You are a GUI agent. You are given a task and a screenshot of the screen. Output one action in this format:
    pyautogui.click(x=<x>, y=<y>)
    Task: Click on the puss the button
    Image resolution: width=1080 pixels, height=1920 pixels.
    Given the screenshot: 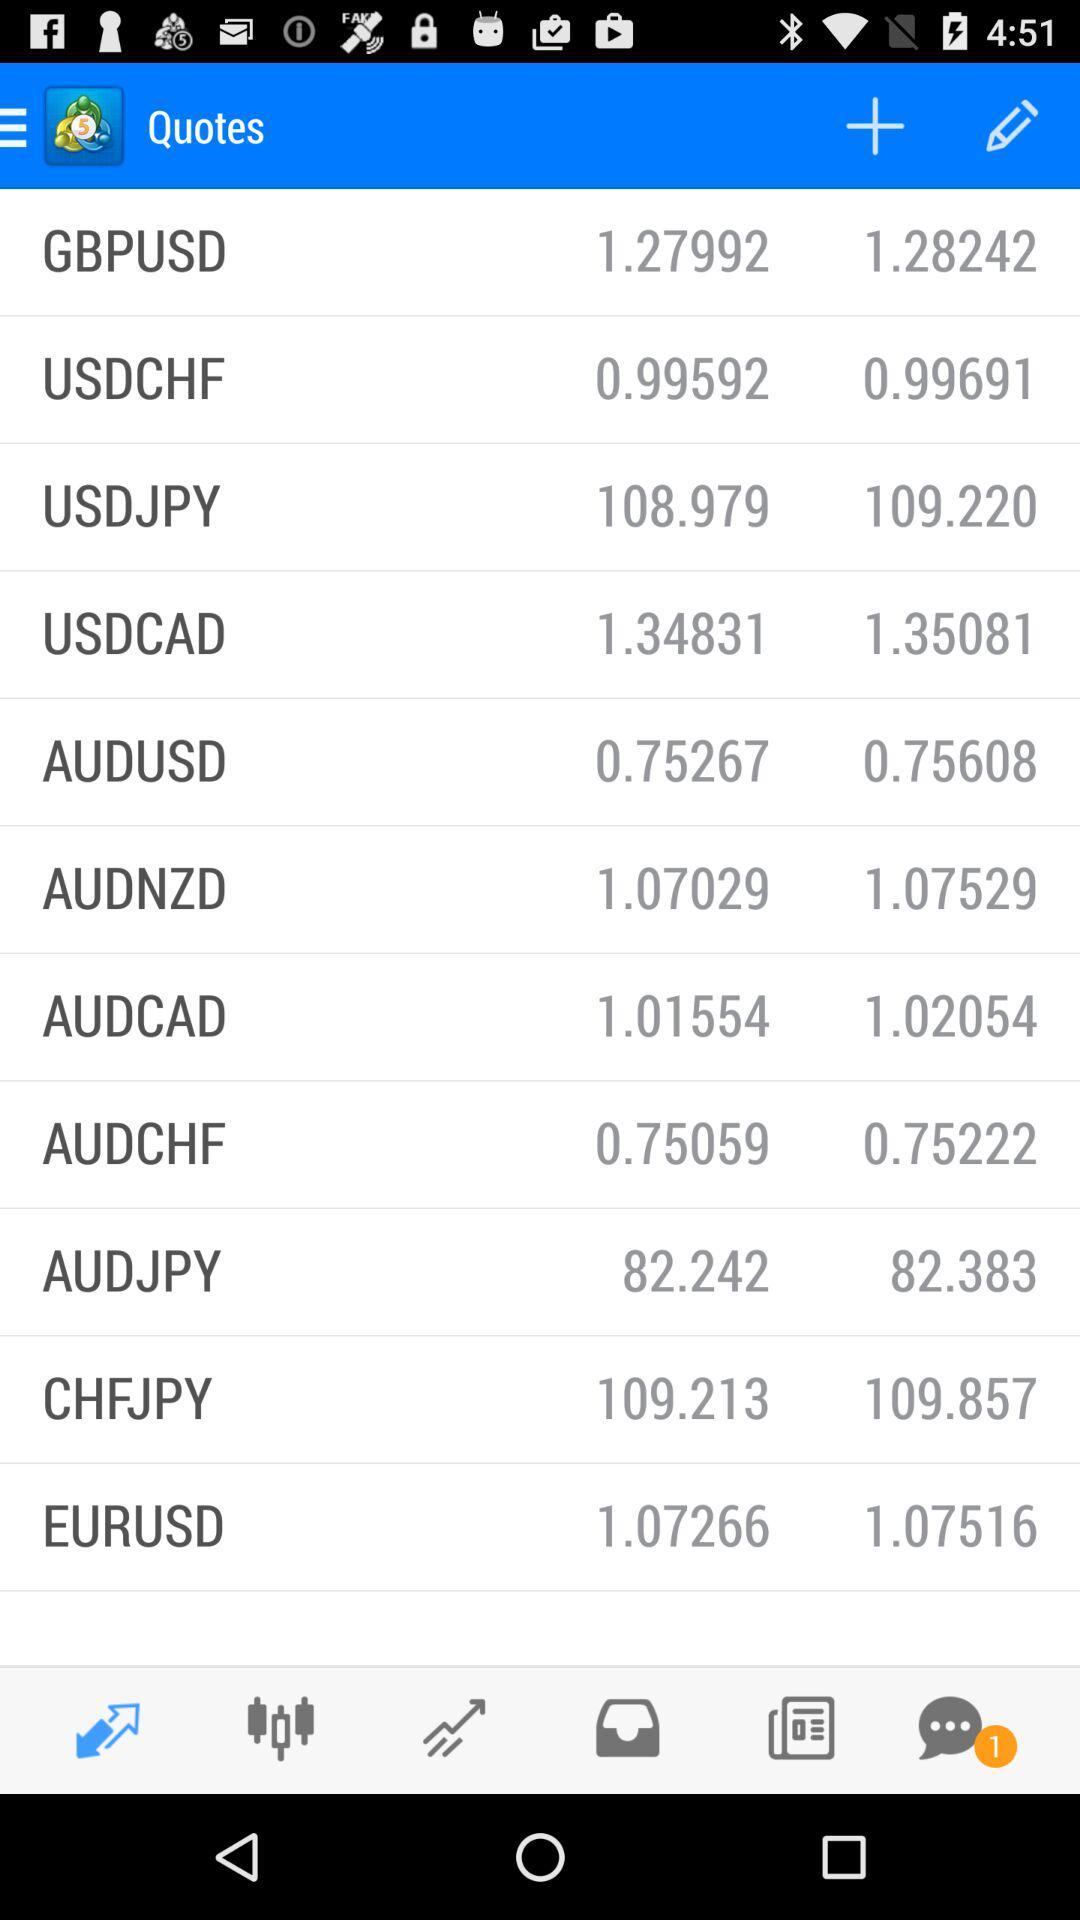 What is the action you would take?
    pyautogui.click(x=799, y=1727)
    